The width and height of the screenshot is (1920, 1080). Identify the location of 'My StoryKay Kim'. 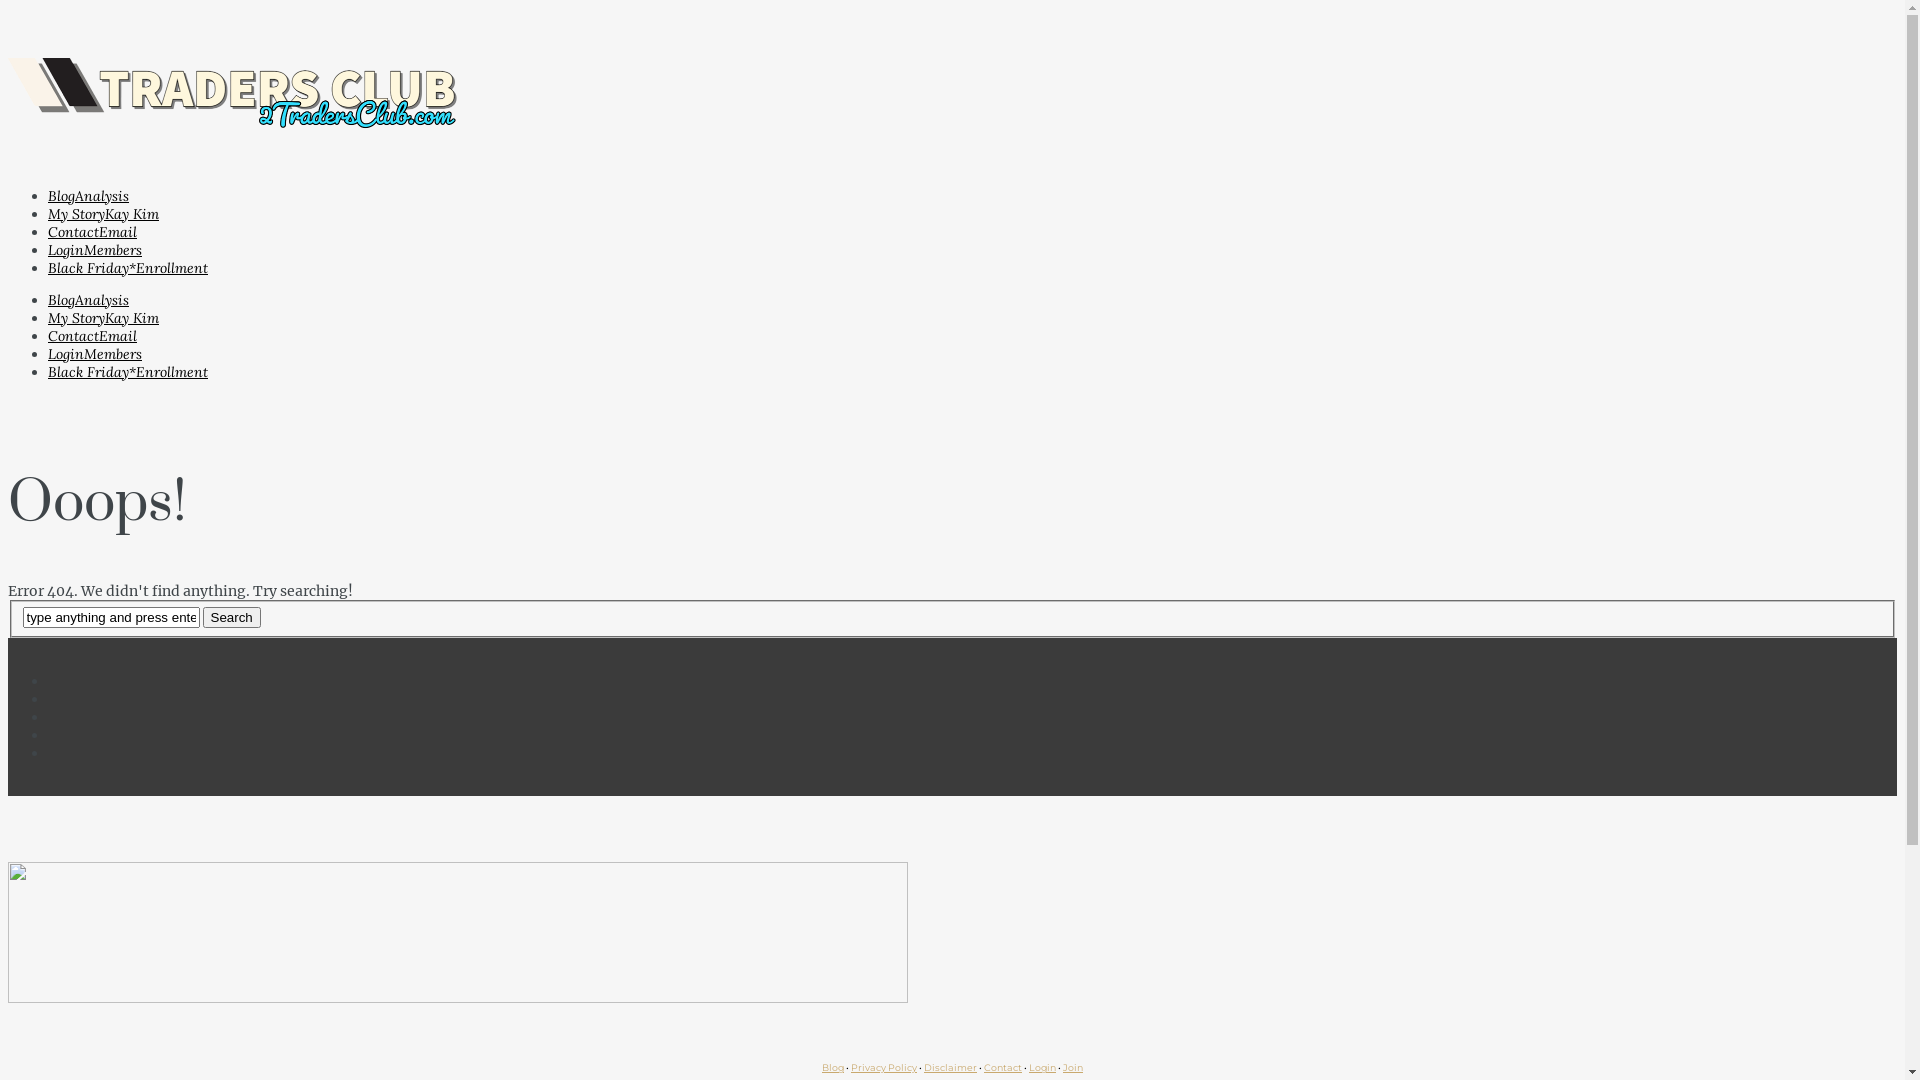
(102, 212).